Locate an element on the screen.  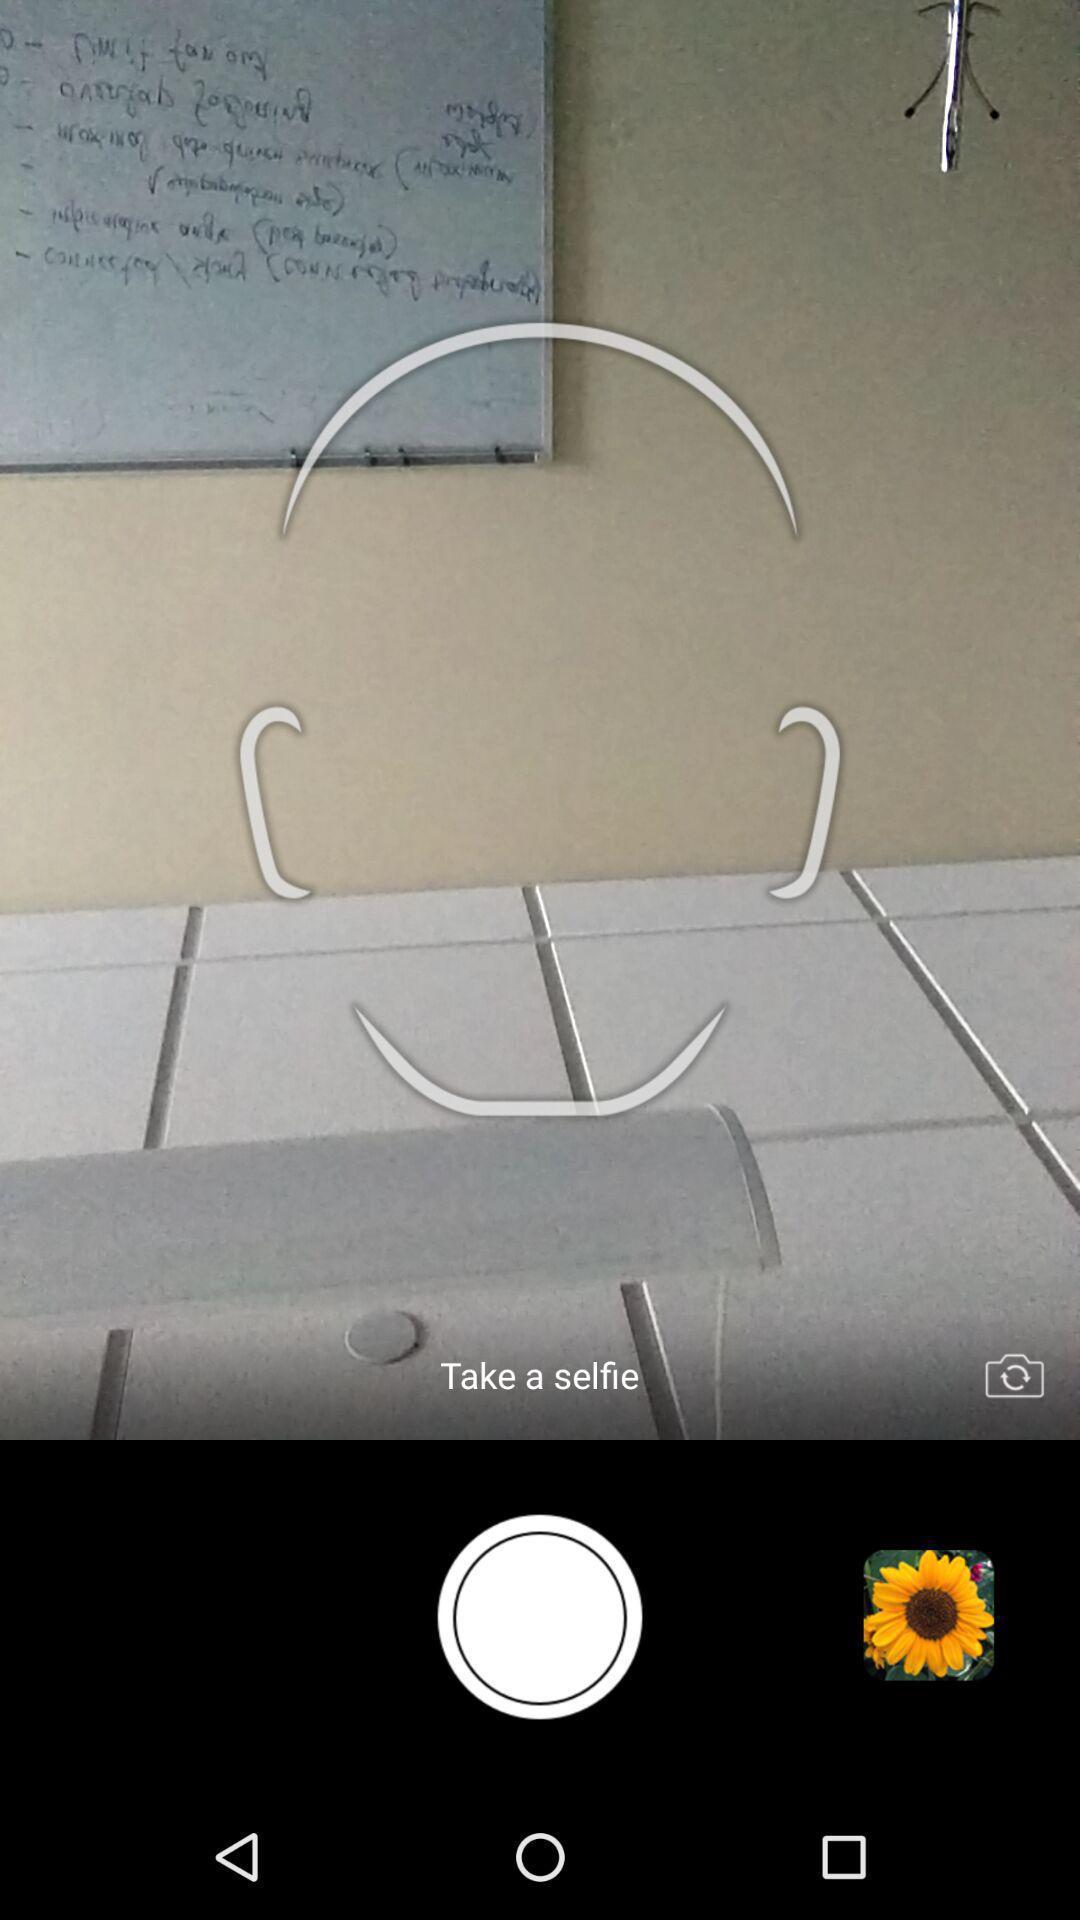
the settings icon is located at coordinates (927, 1729).